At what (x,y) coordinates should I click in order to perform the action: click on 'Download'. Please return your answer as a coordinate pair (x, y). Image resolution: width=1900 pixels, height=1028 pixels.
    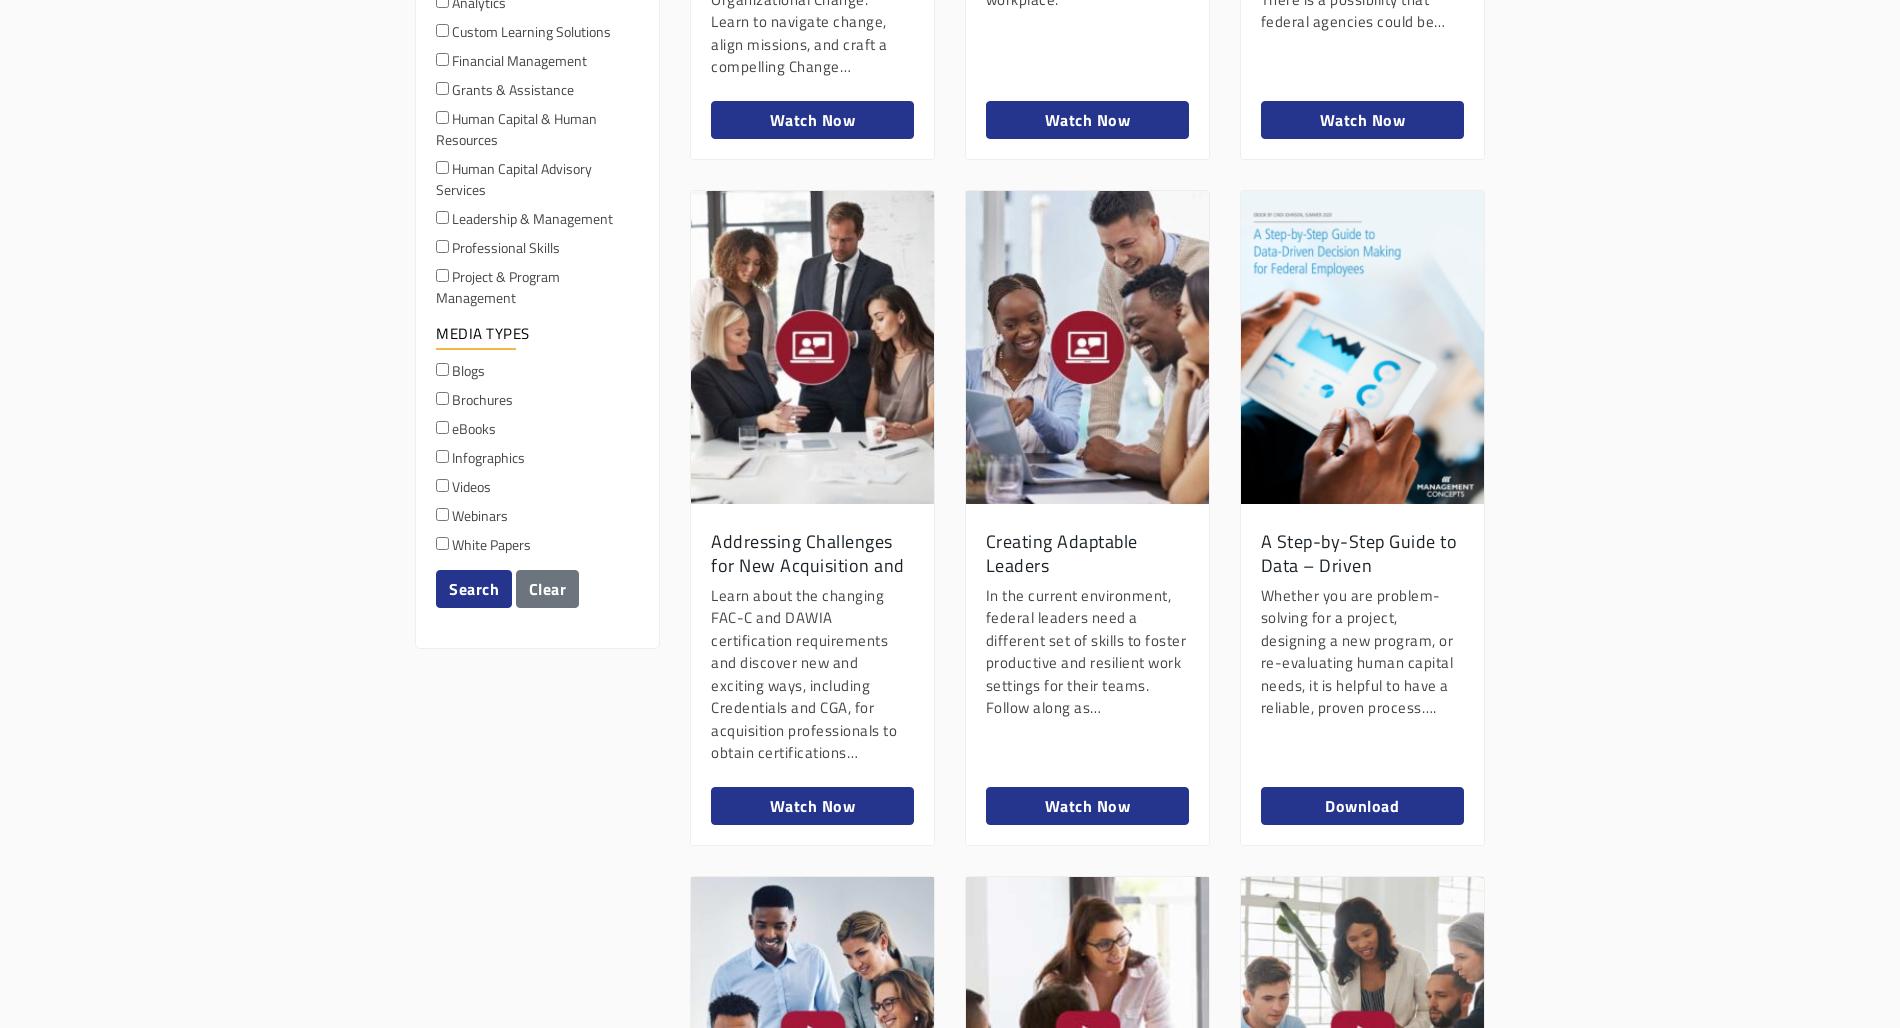
    Looking at the image, I should click on (1360, 805).